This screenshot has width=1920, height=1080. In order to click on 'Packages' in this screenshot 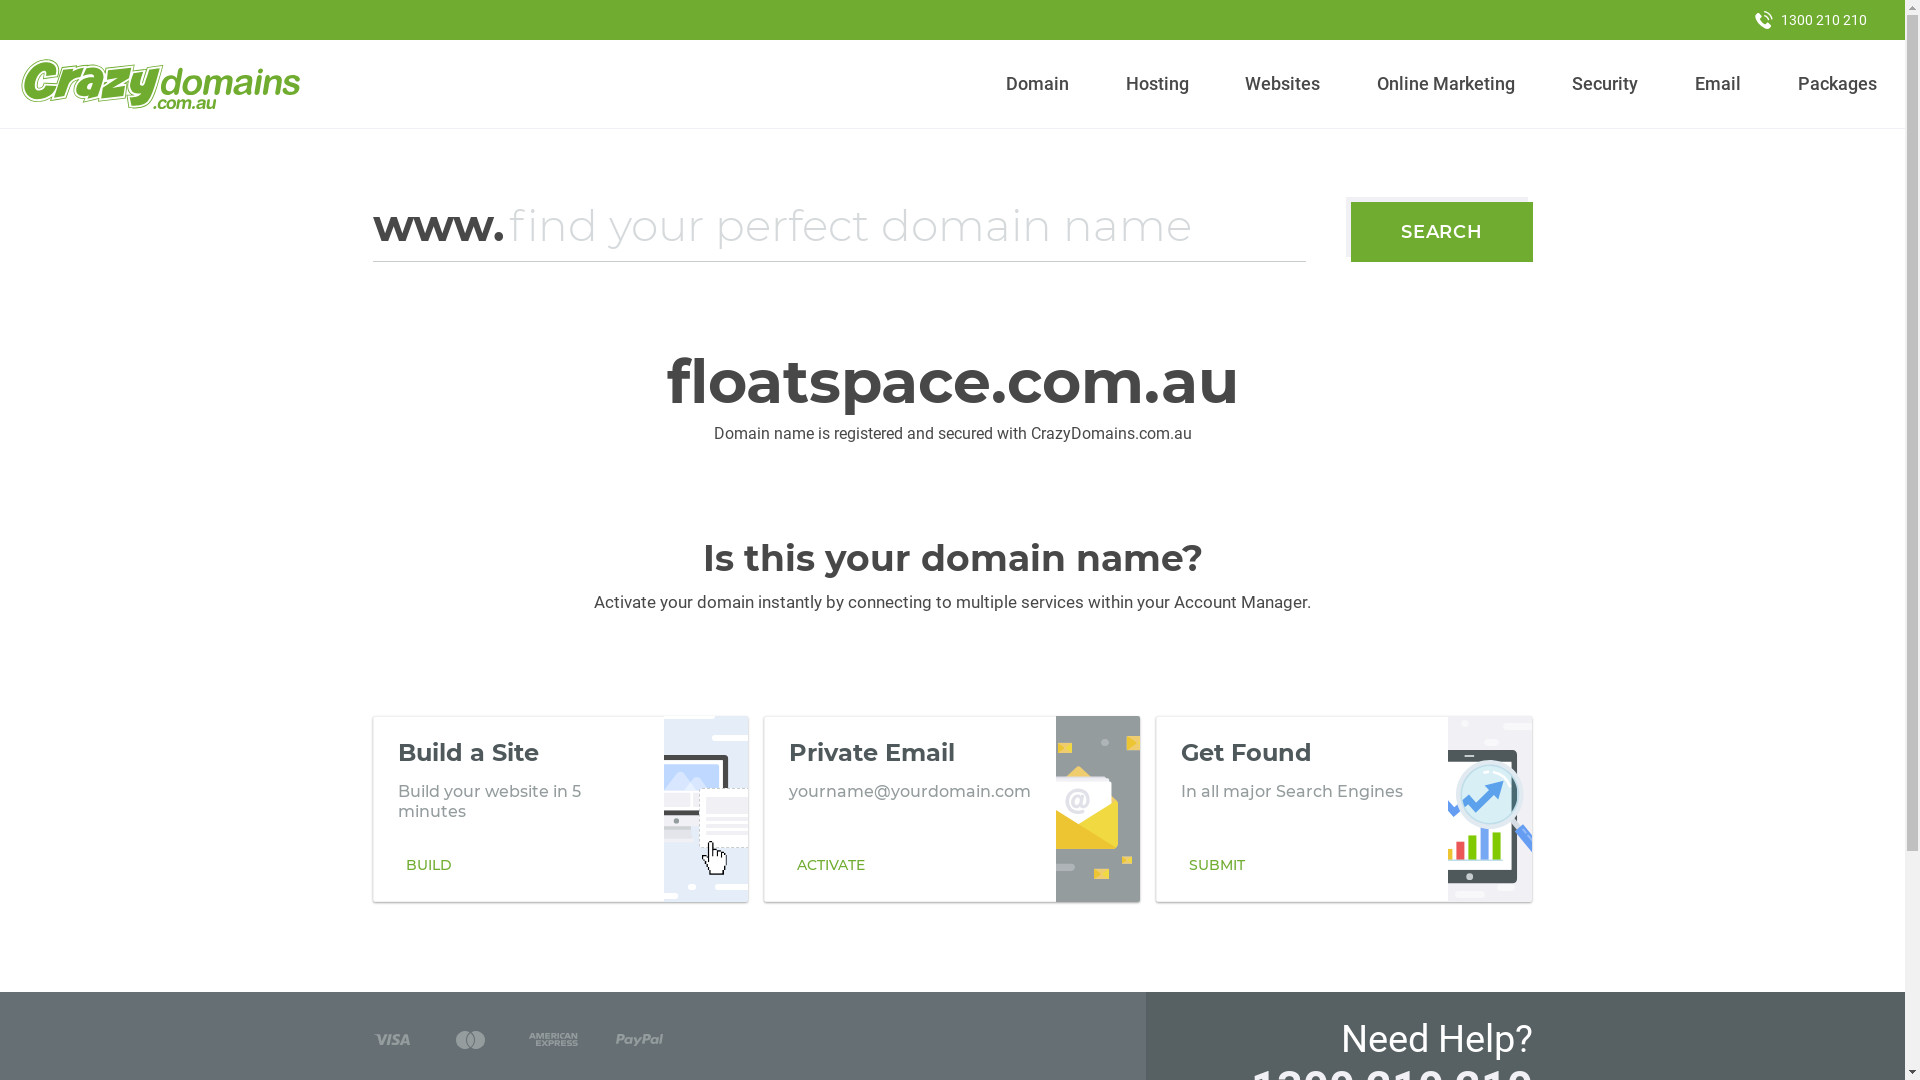, I will do `click(1837, 83)`.